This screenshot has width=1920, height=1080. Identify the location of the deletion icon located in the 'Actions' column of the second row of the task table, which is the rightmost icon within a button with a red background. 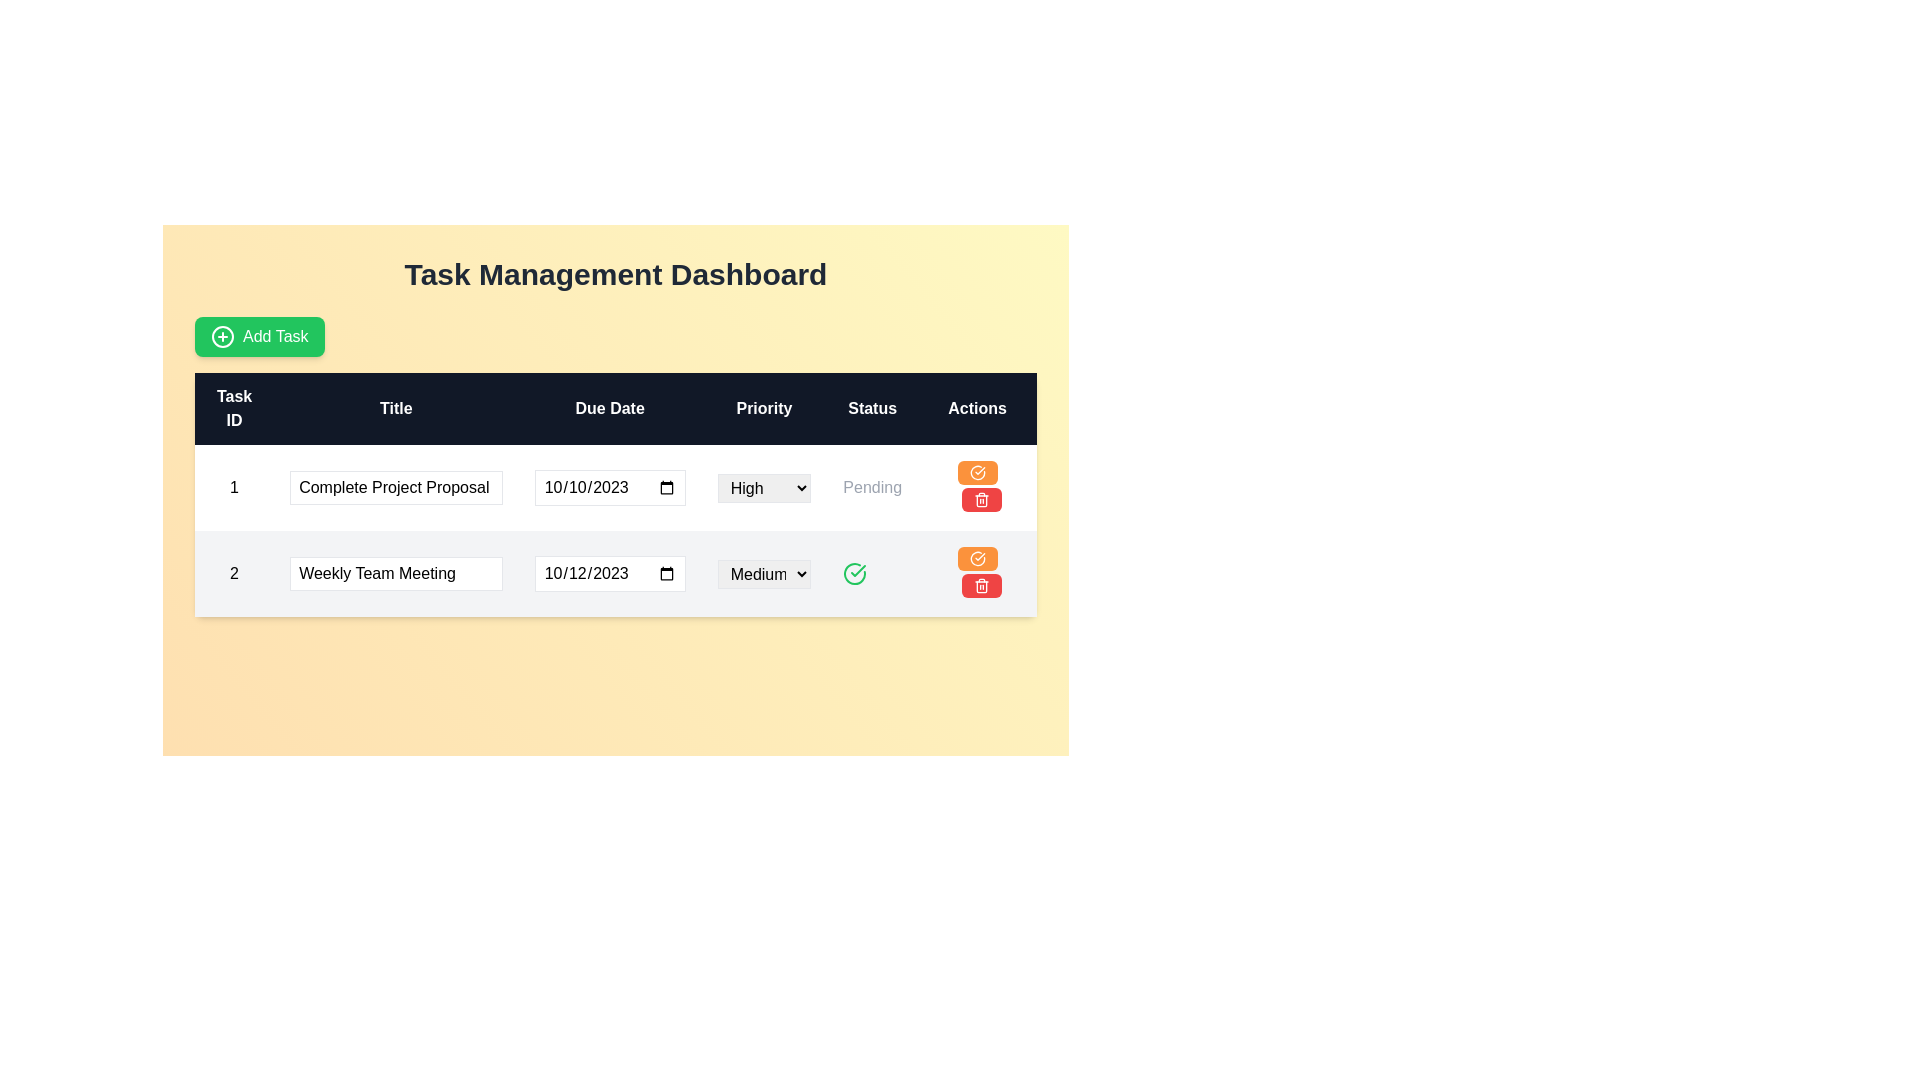
(981, 499).